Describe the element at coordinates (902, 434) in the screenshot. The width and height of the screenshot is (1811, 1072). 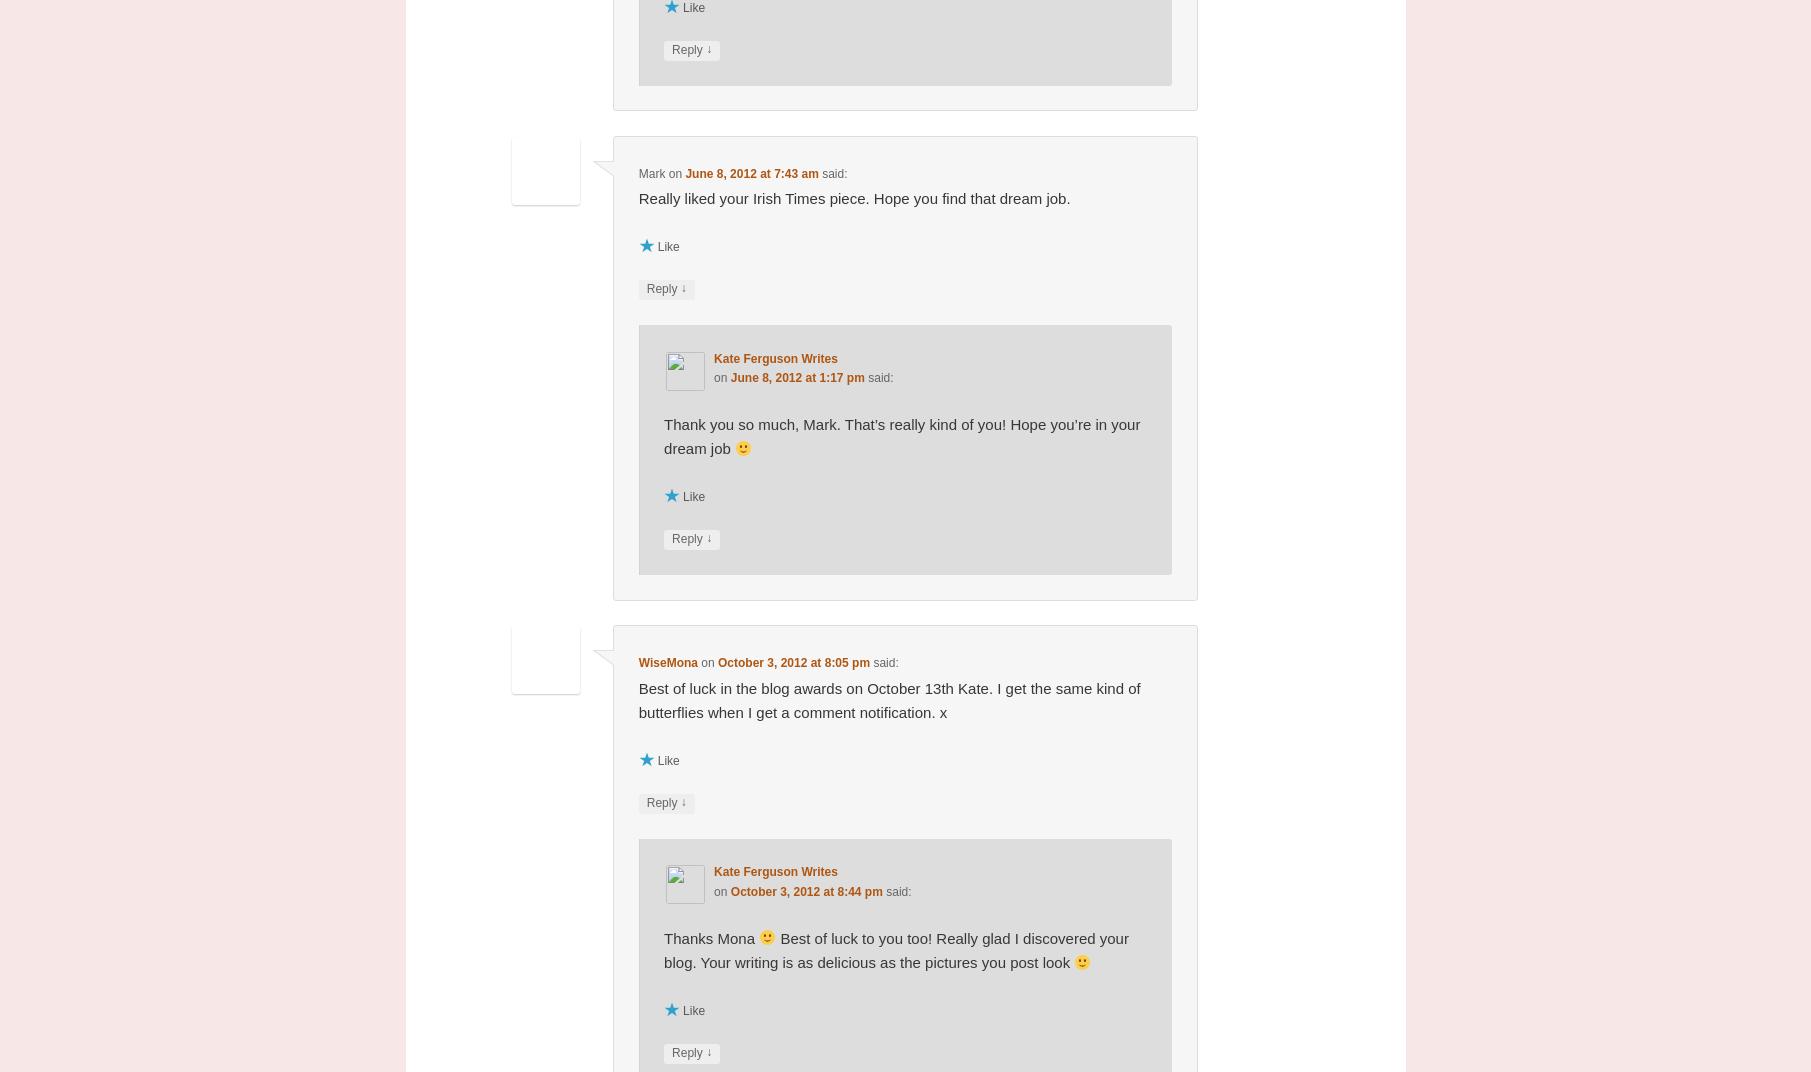
I see `'Thank you so much, Mark. That’s really kind of you! Hope you’re in your dream job'` at that location.